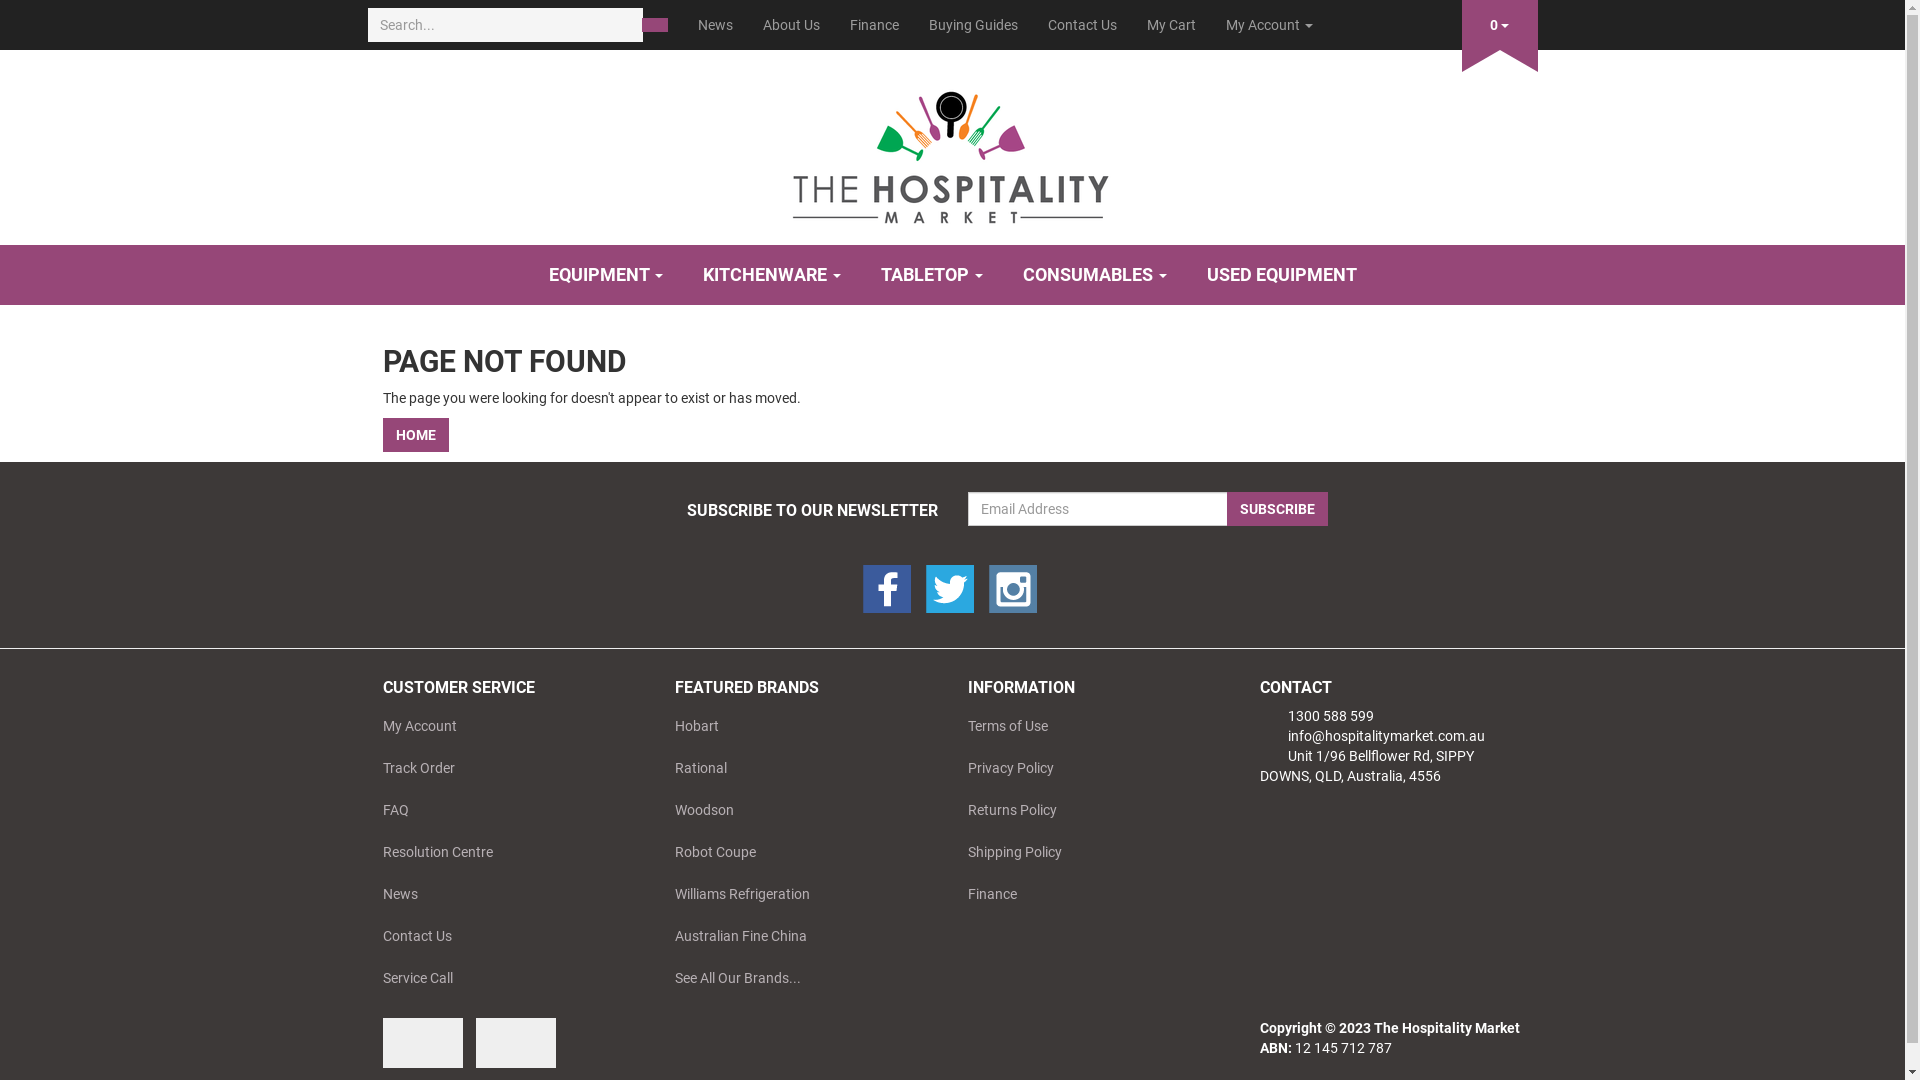 The image size is (1920, 1080). Describe the element at coordinates (603, 274) in the screenshot. I see `'EQUIPMENT'` at that location.